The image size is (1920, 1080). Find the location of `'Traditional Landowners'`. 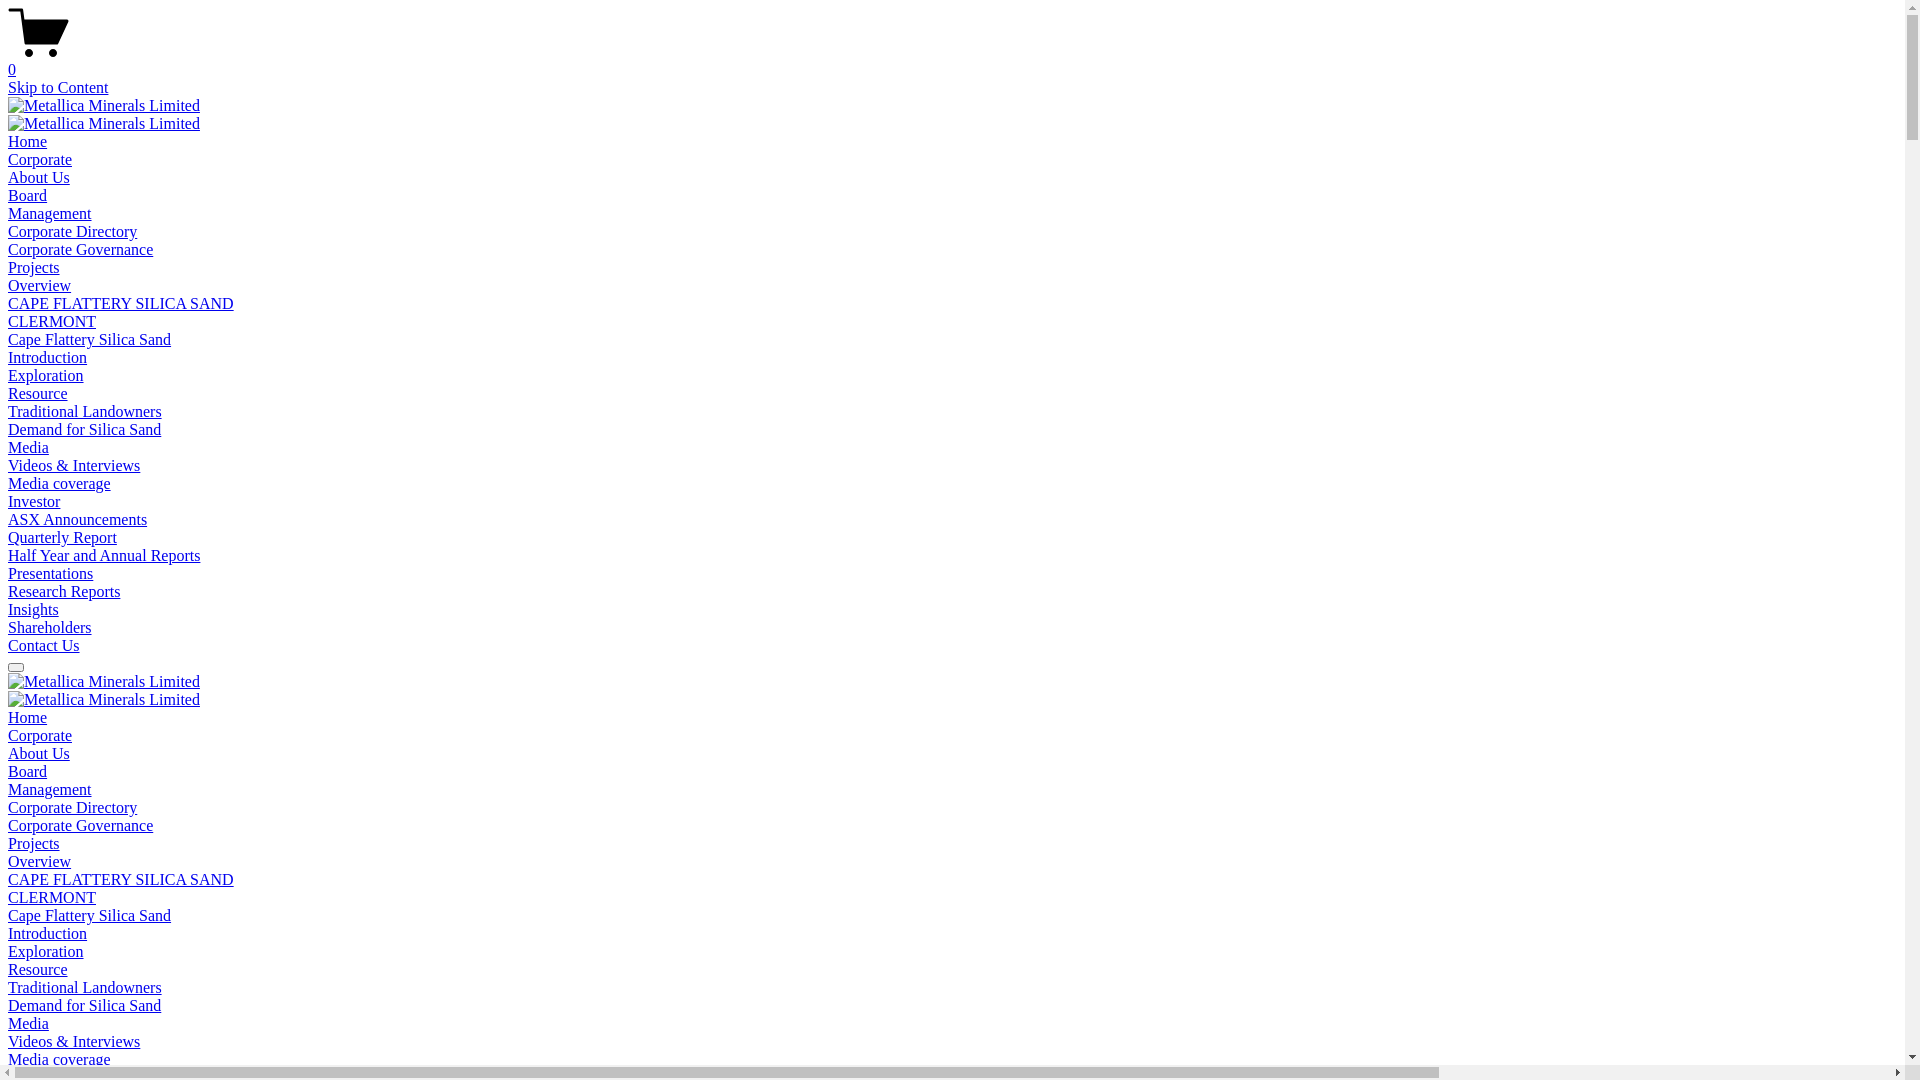

'Traditional Landowners' is located at coordinates (84, 986).